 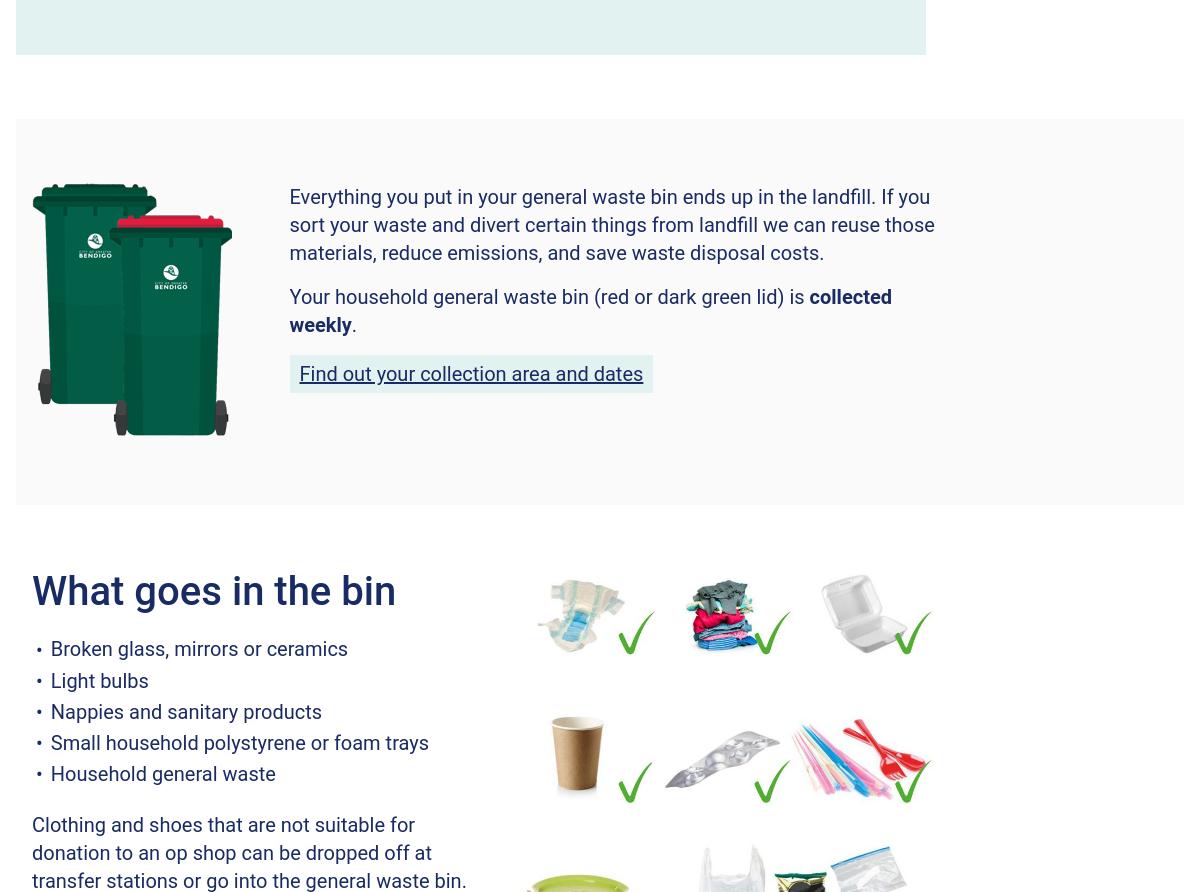 What do you see at coordinates (611, 224) in the screenshot?
I see `'Everything you put in your general waste bin ends up in the landfill. If you sort your waste and divert certain things from landfill we can reuse those materials, reduce emissions, and save waste disposal costs.'` at bounding box center [611, 224].